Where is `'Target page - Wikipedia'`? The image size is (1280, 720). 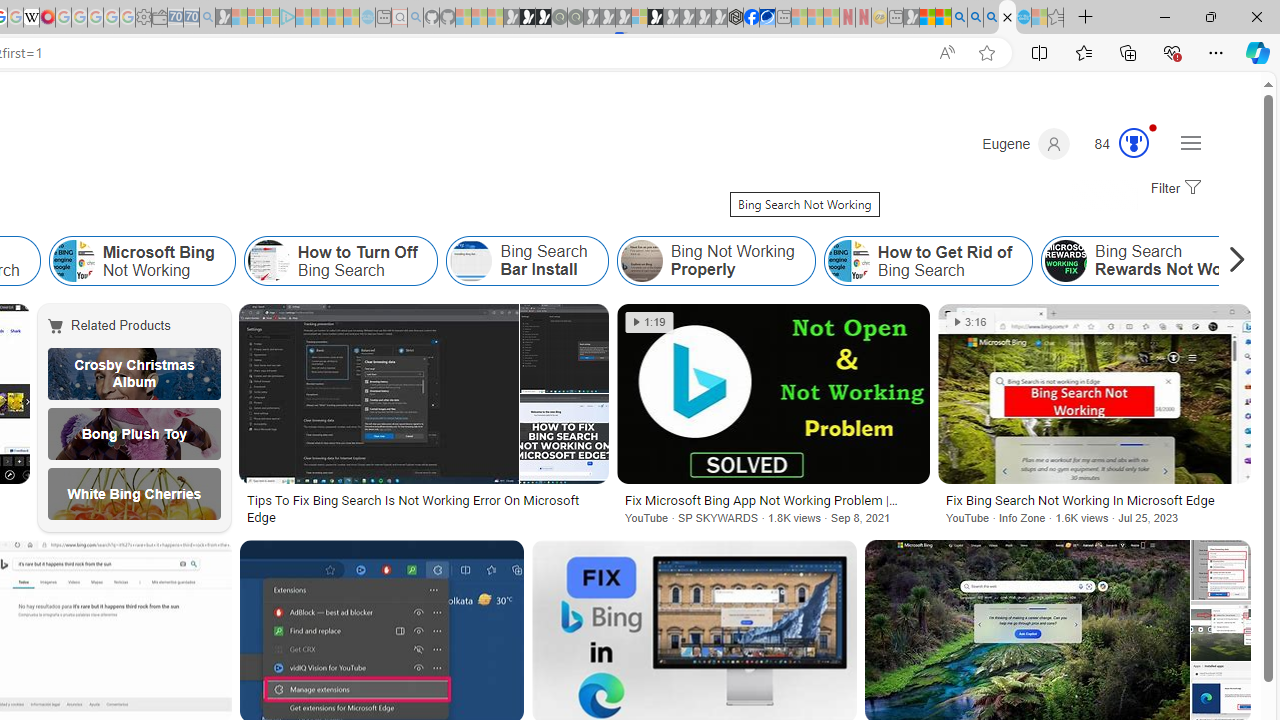 'Target page - Wikipedia' is located at coordinates (32, 17).